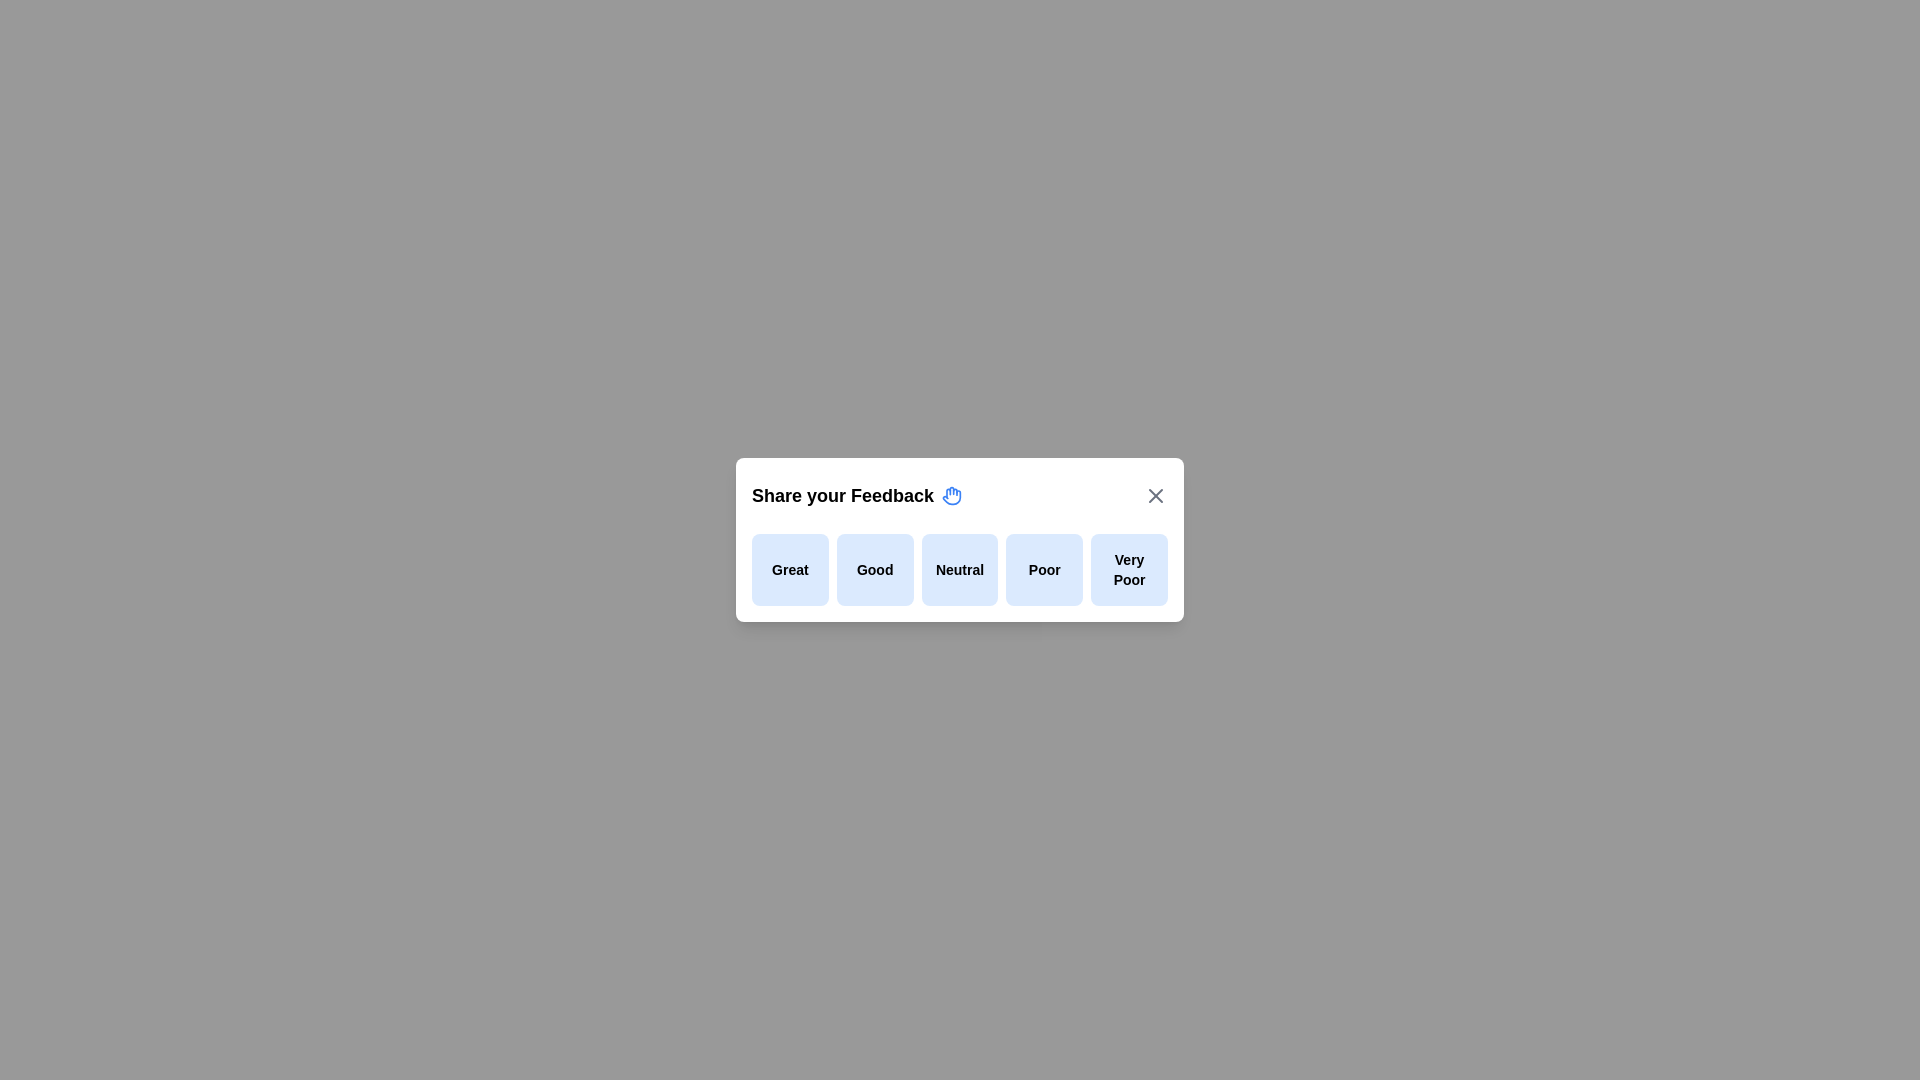 This screenshot has height=1080, width=1920. Describe the element at coordinates (1044, 570) in the screenshot. I see `the feedback option Poor` at that location.